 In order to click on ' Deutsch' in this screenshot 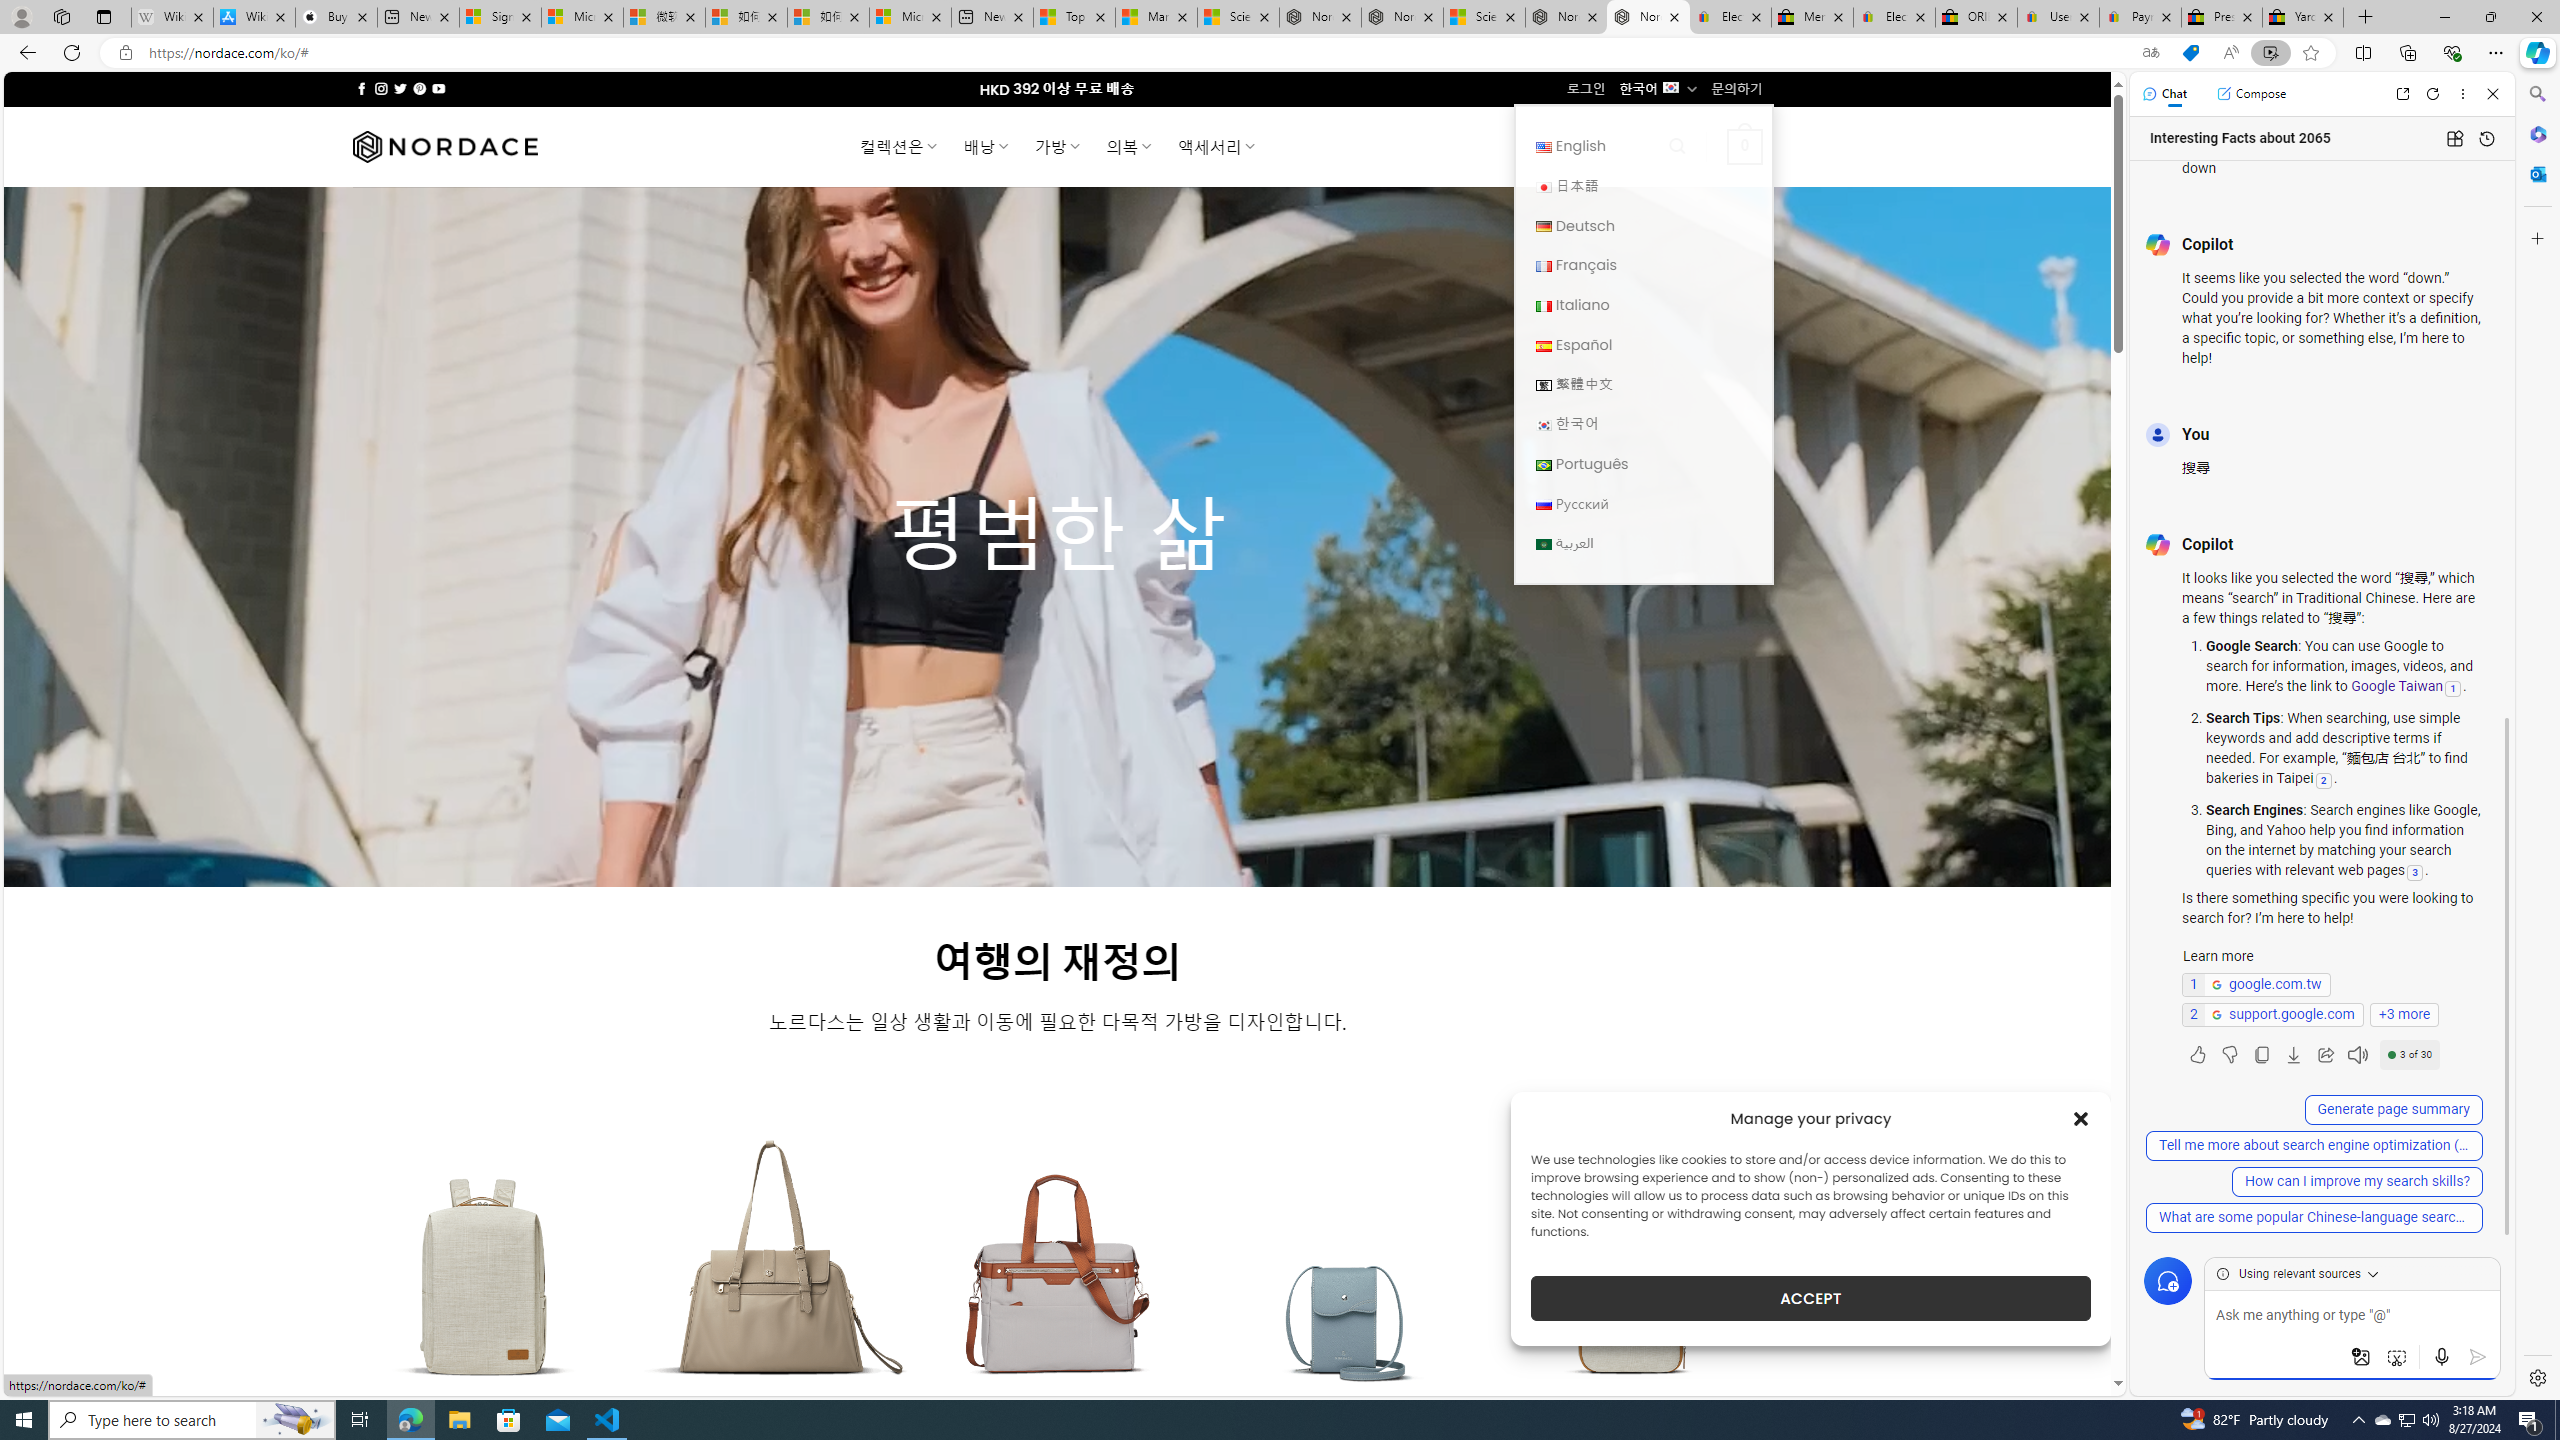, I will do `click(1642, 225)`.